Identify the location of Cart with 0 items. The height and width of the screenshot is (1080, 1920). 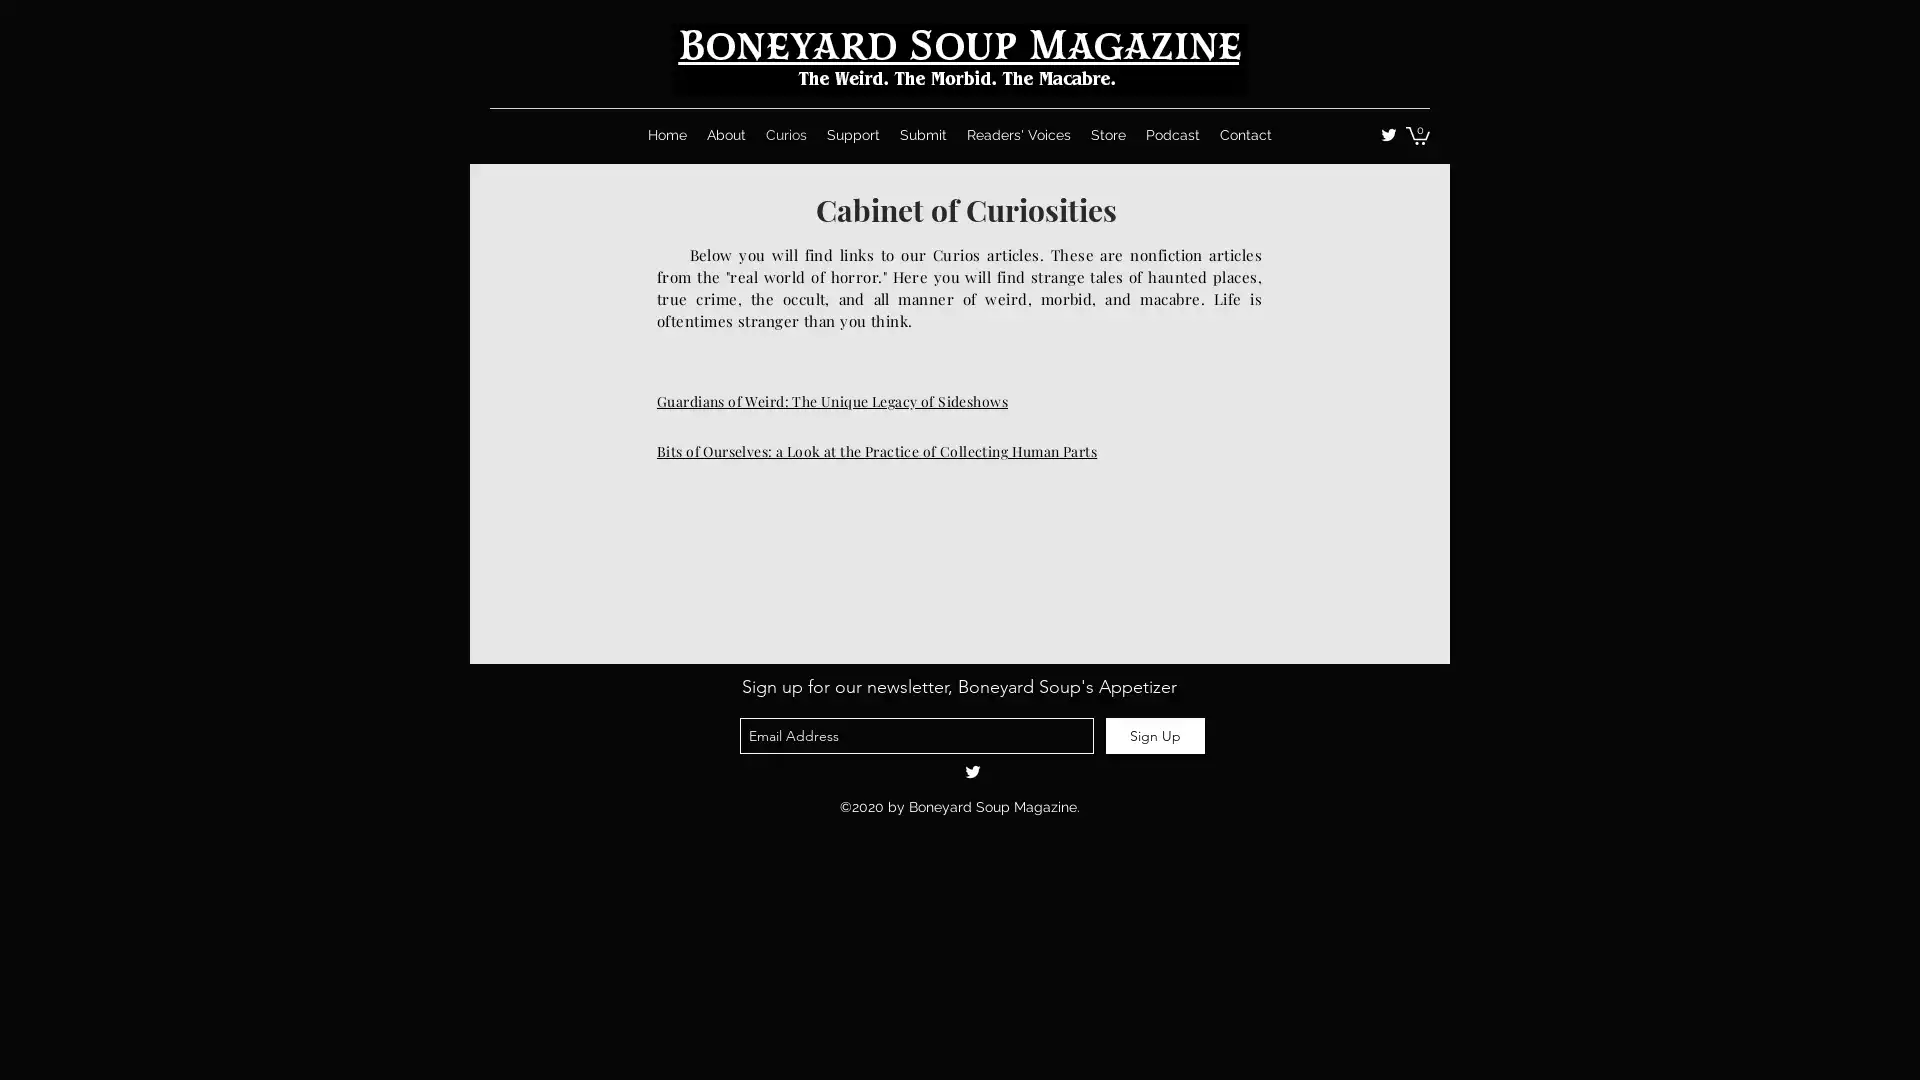
(1416, 135).